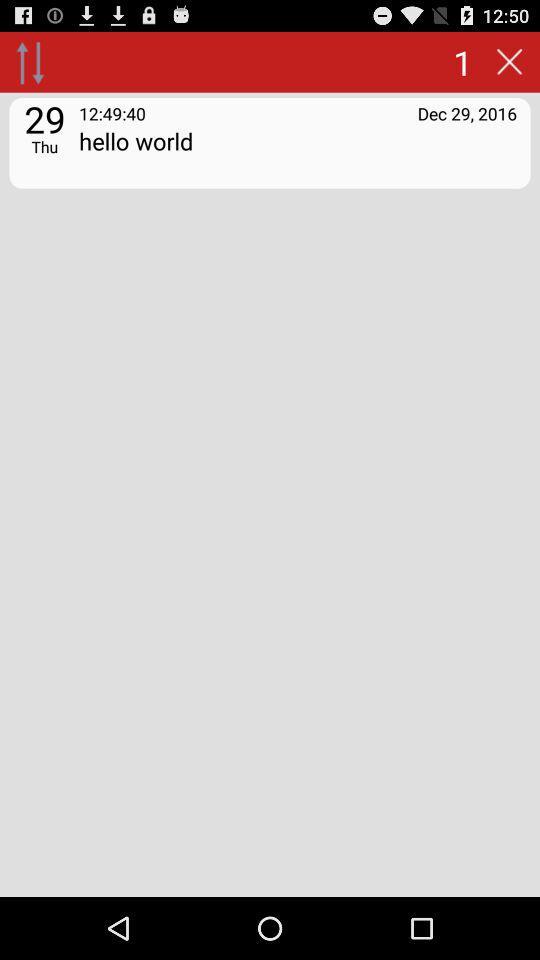 Image resolution: width=540 pixels, height=960 pixels. Describe the element at coordinates (44, 145) in the screenshot. I see `the icon next to hello world icon` at that location.